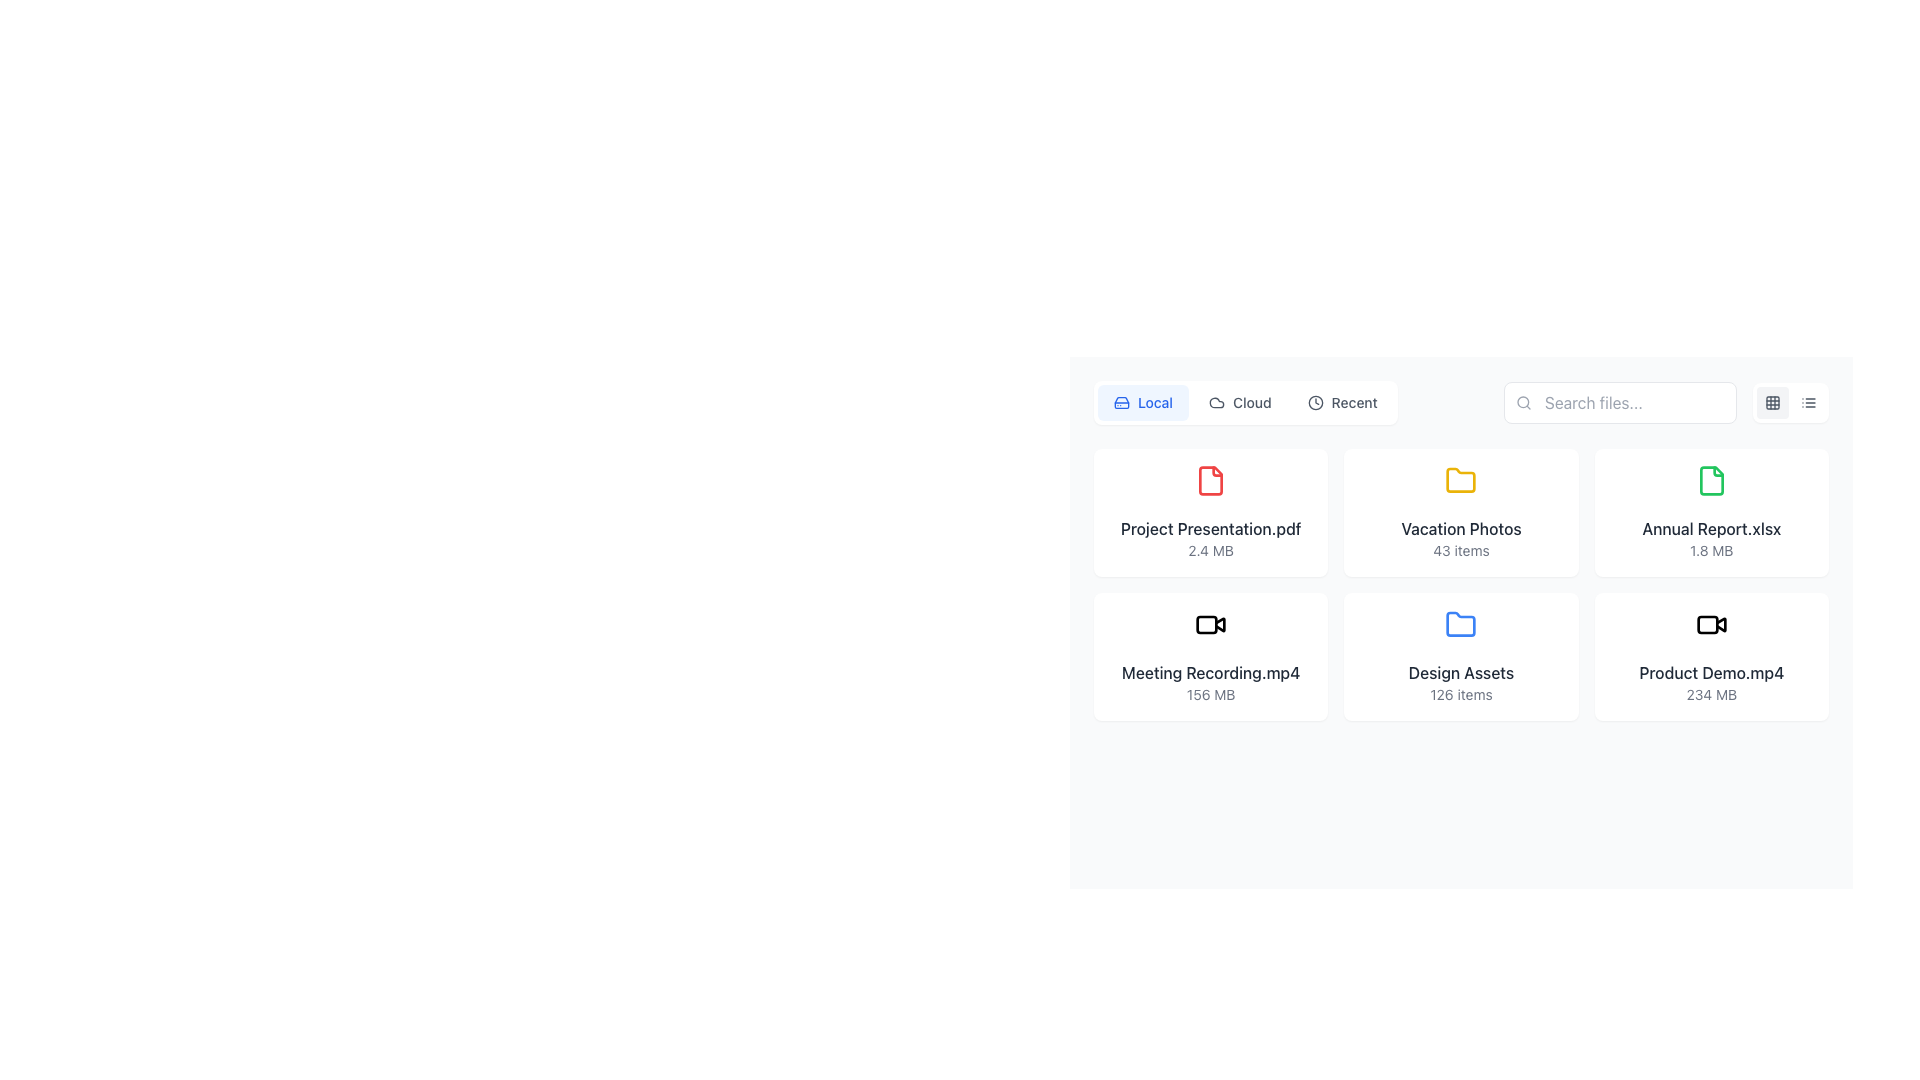 This screenshot has height=1080, width=1920. I want to click on the cloud storage icon located in the top-right segment of the interface, next to the 'Cloud' option, so click(1216, 402).